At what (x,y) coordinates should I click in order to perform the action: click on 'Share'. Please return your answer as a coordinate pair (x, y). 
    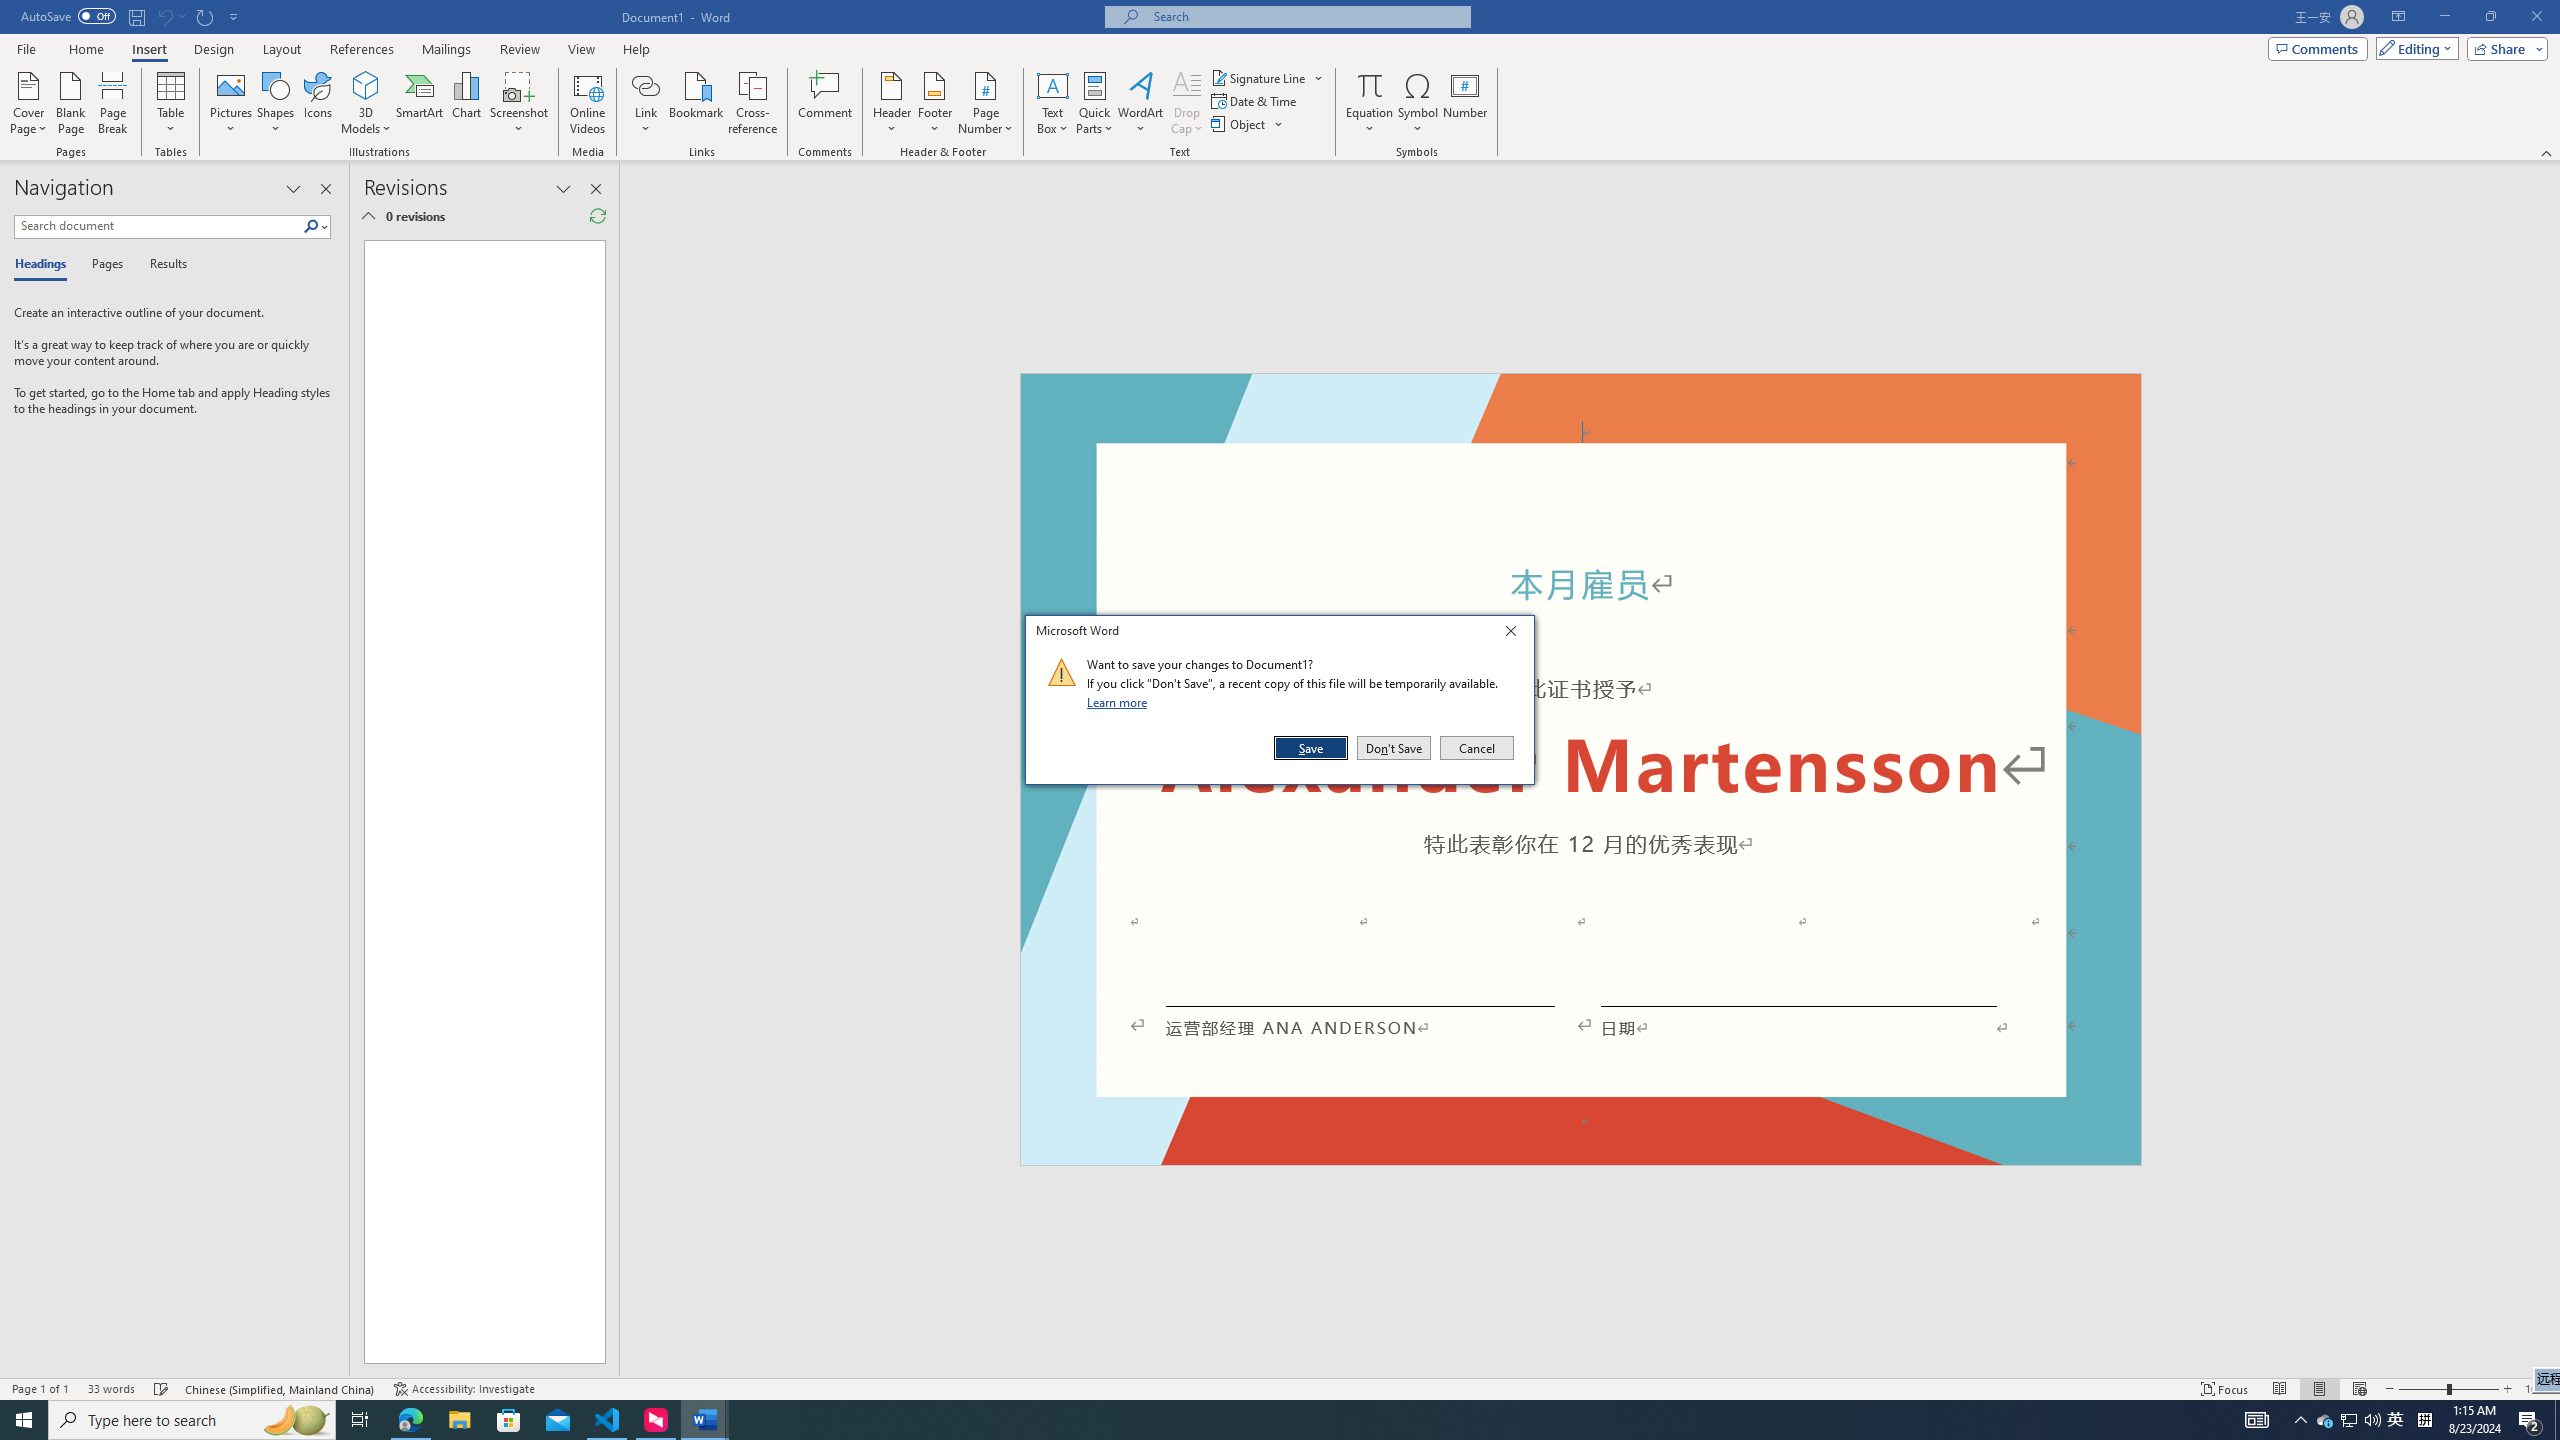
    Looking at the image, I should click on (2502, 47).